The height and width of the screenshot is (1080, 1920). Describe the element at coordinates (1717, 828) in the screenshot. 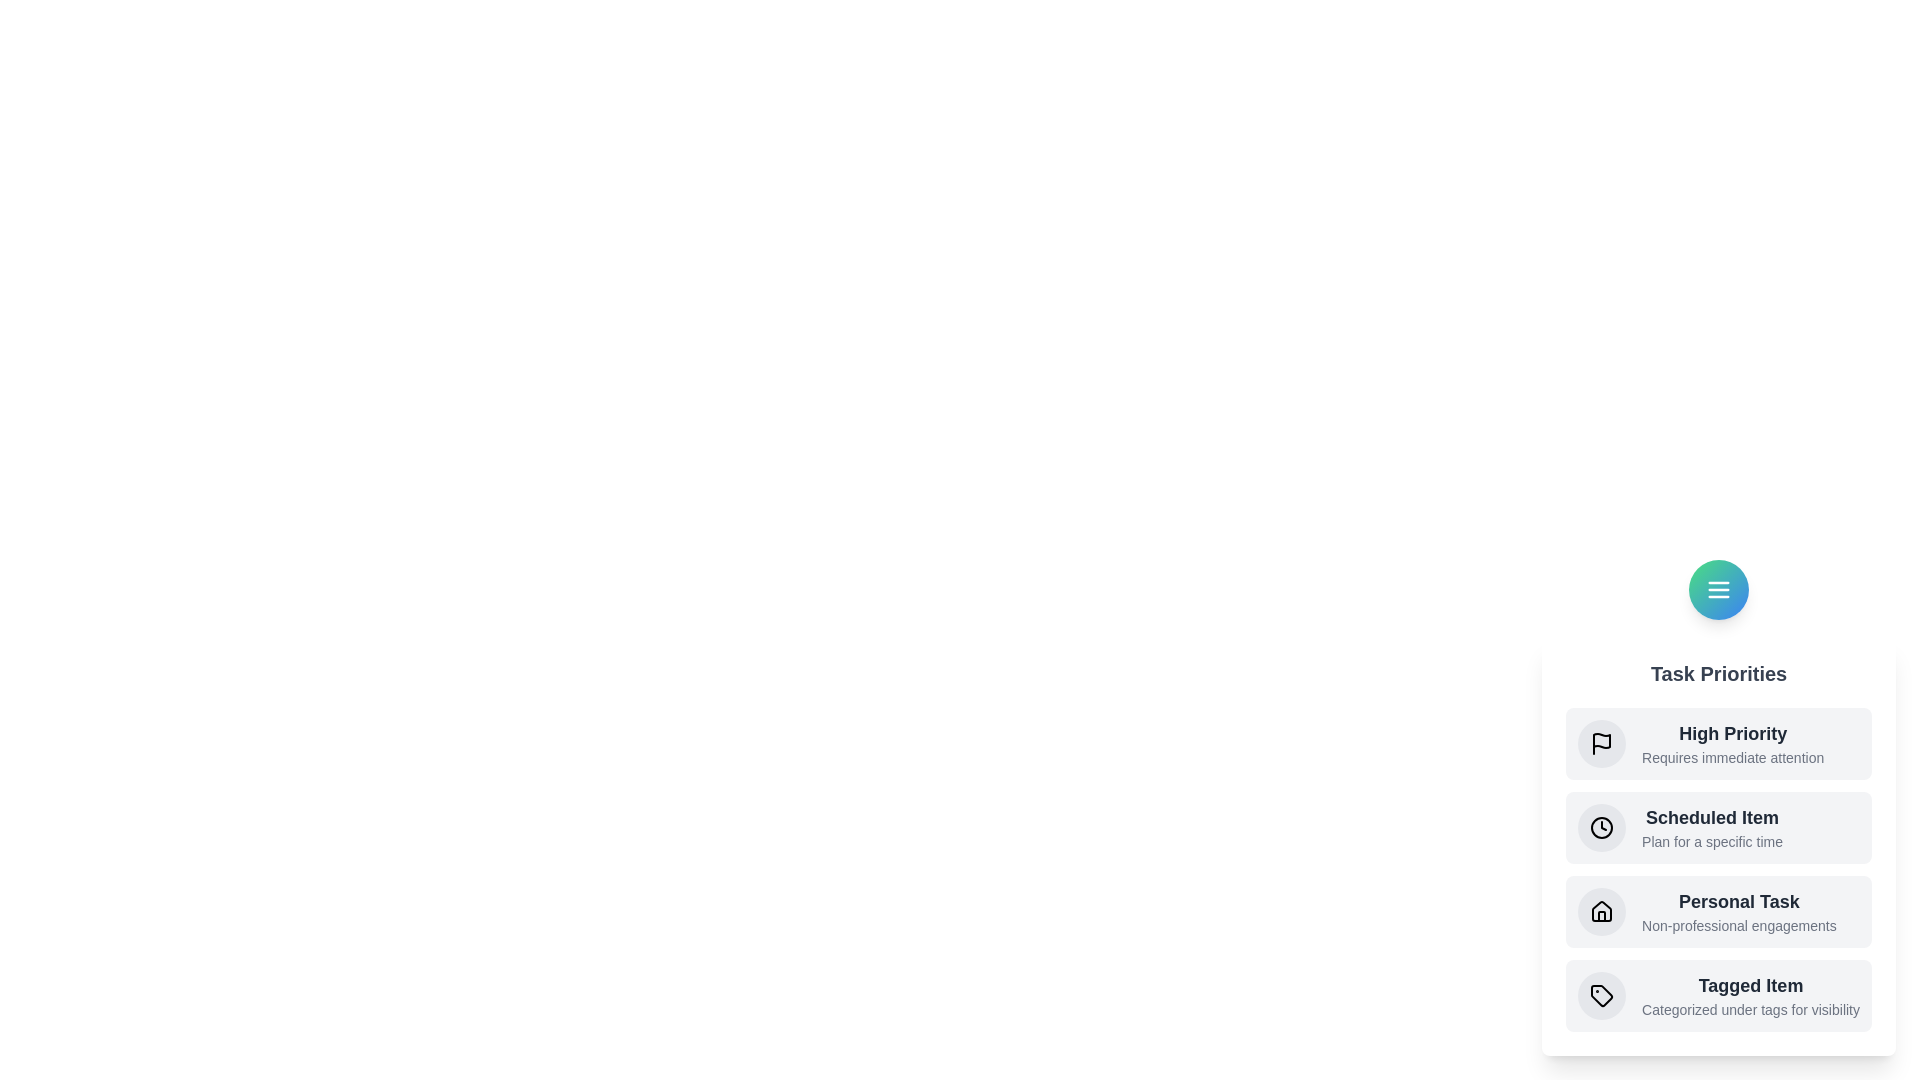

I see `the priority item Scheduled Item to read its description` at that location.